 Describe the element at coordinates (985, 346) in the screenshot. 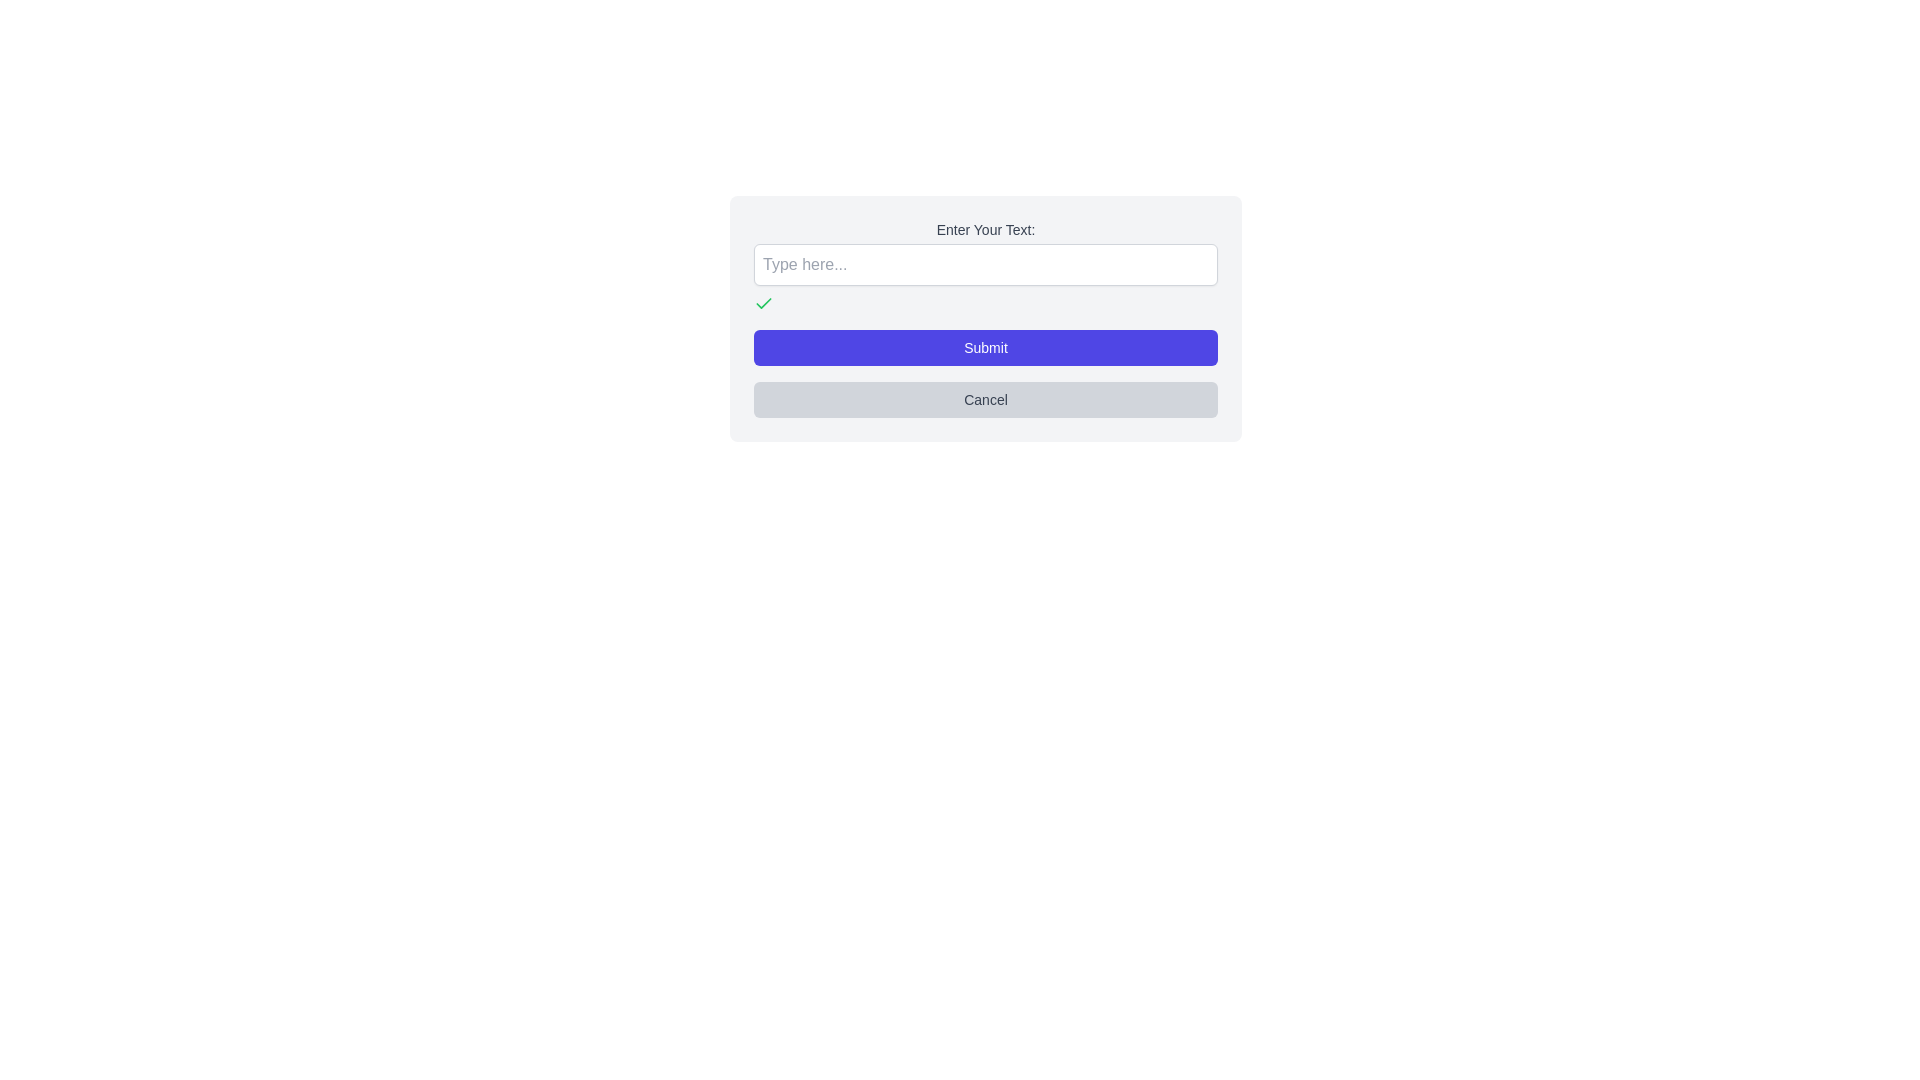

I see `the 'Submit' button with a blue background and white text` at that location.